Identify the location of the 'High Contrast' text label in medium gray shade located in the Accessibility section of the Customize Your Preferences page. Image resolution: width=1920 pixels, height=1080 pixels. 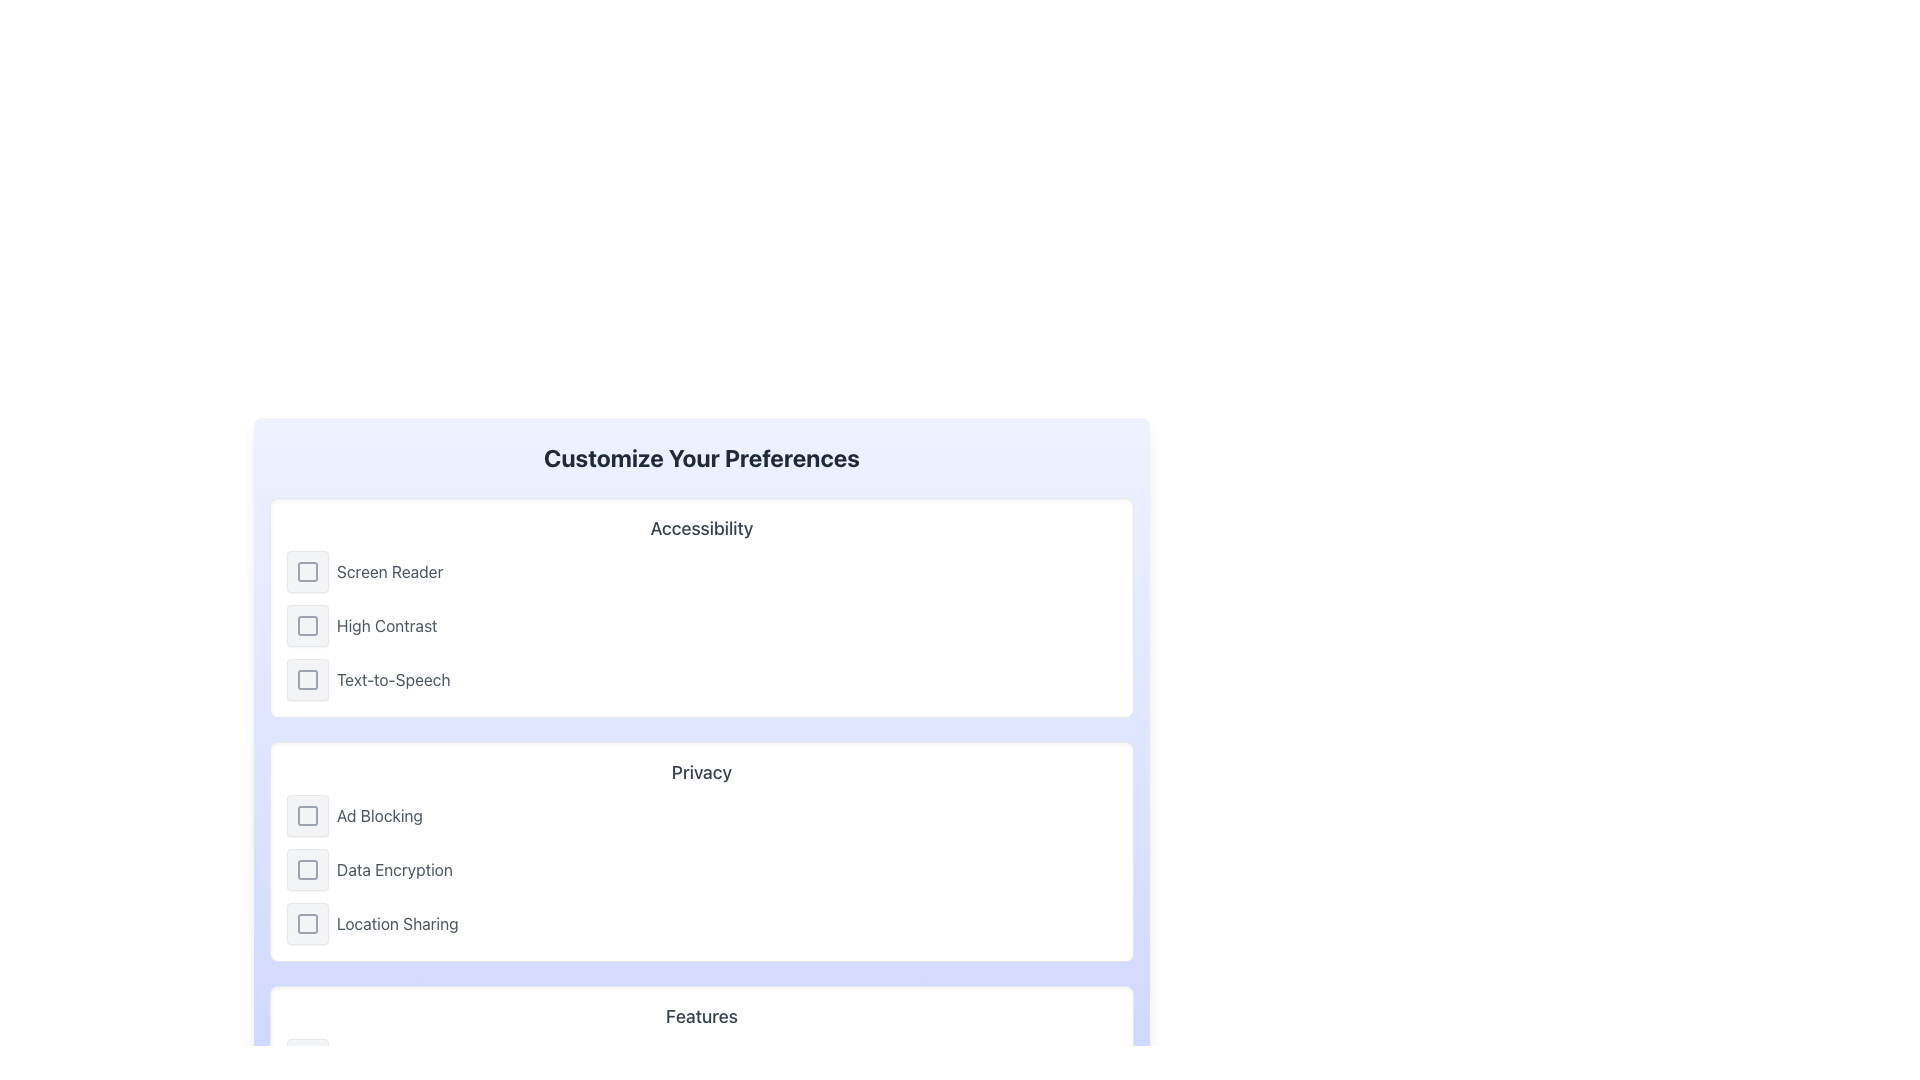
(387, 624).